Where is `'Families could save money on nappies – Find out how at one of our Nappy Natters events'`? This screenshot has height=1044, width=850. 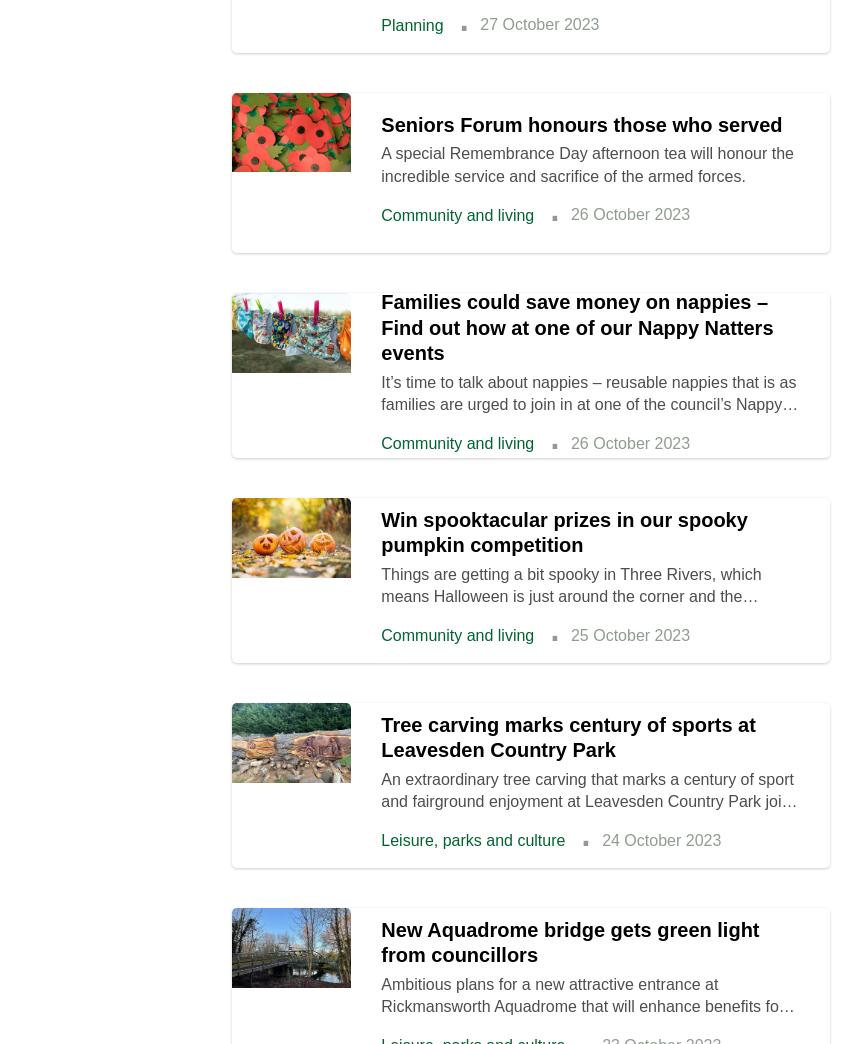 'Families could save money on nappies – Find out how at one of our Nappy Natters events' is located at coordinates (576, 325).